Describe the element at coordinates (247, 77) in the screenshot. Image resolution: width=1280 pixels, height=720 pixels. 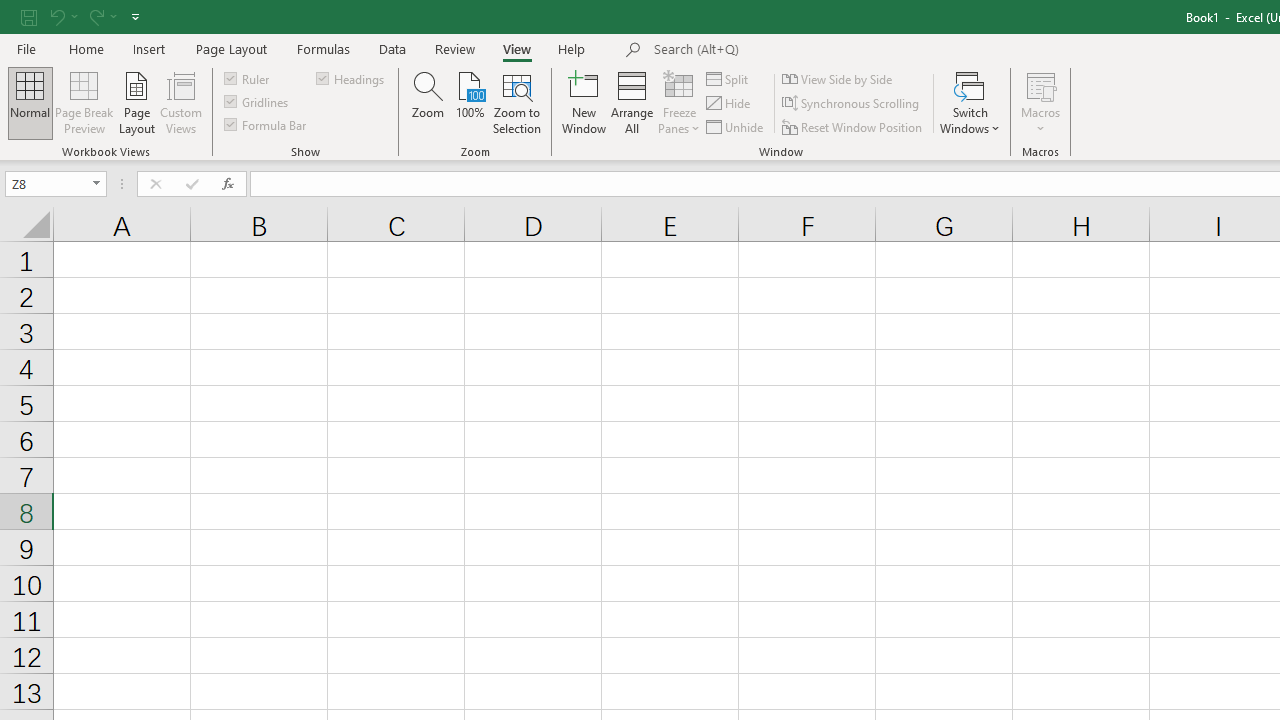
I see `'Ruler'` at that location.